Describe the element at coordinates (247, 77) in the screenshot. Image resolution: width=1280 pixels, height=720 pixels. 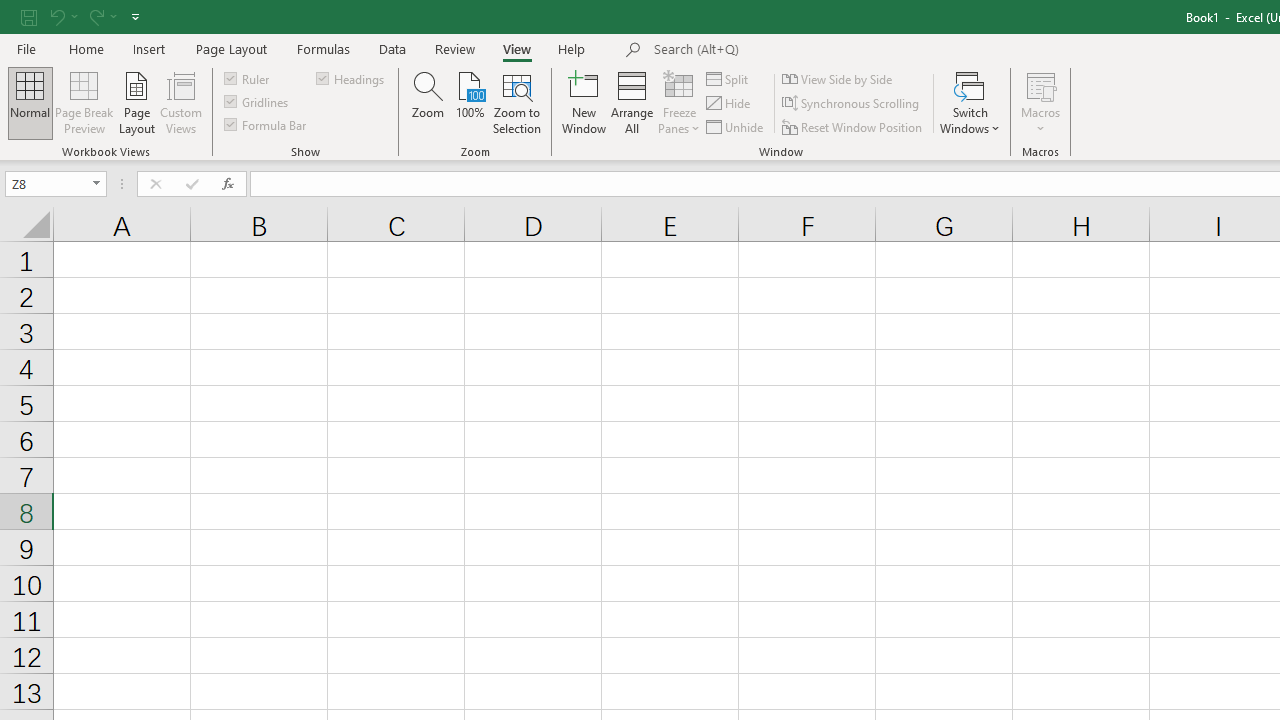
I see `'Ruler'` at that location.